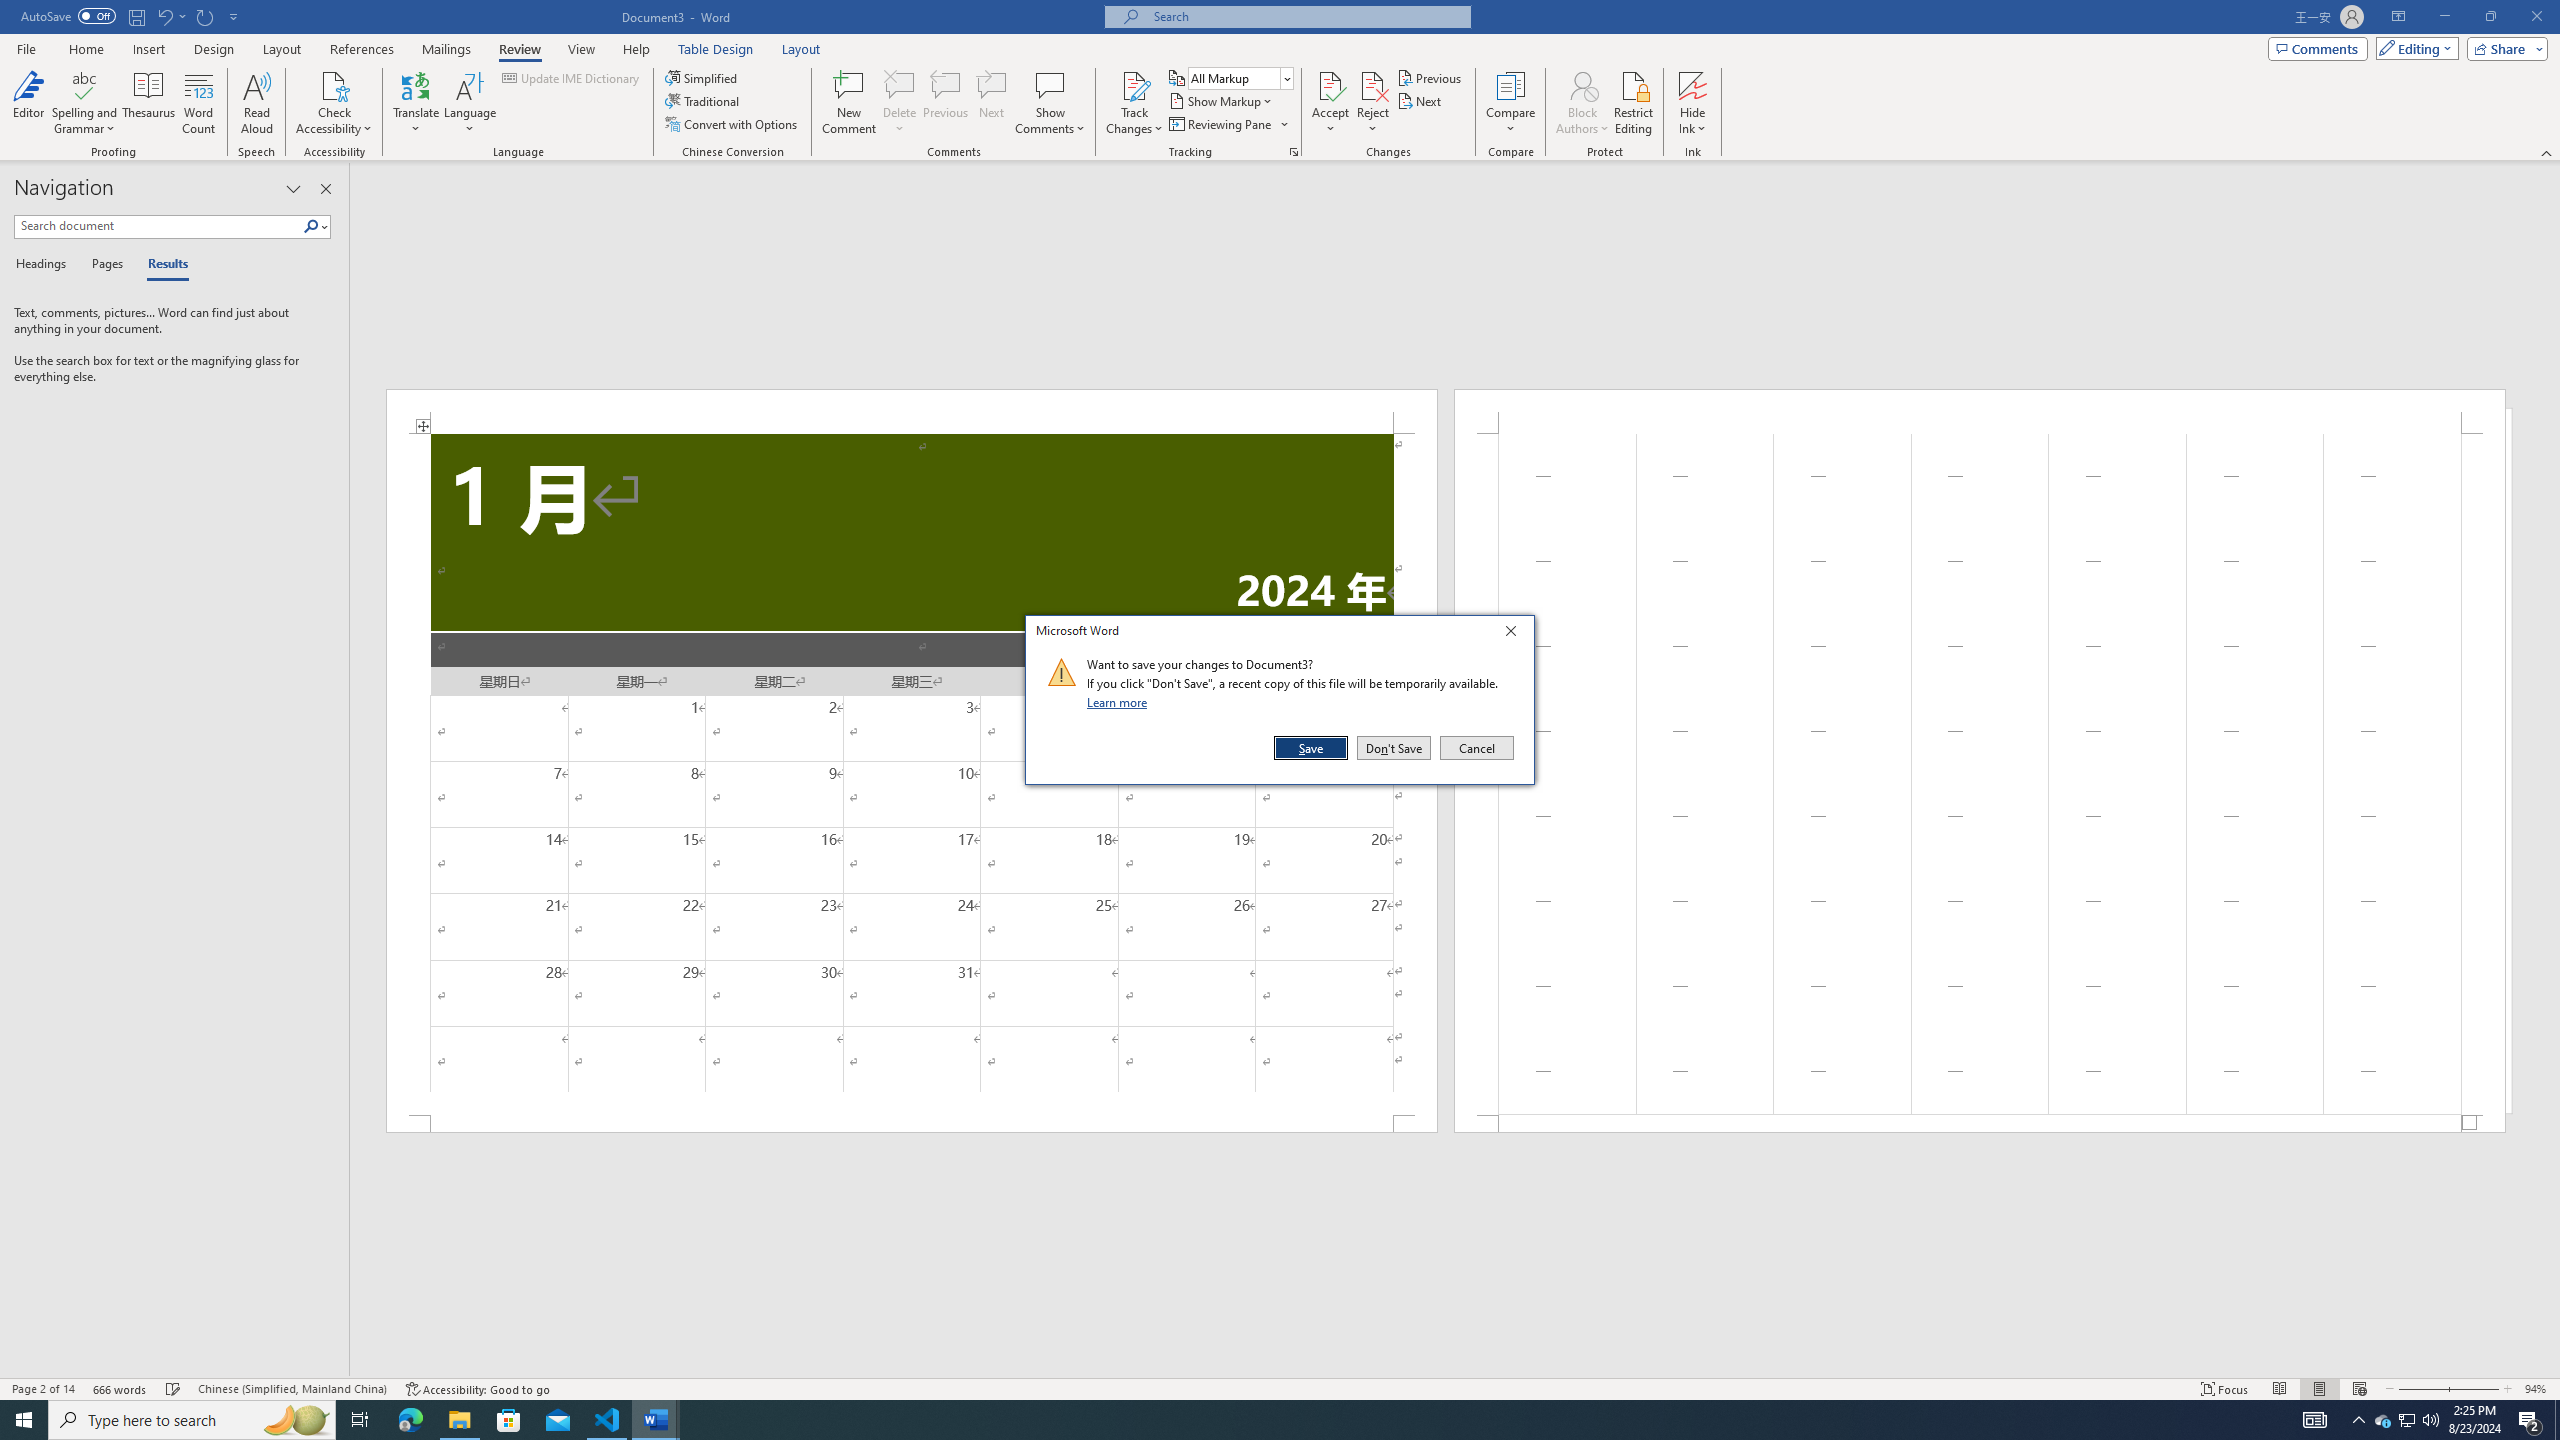 The width and height of the screenshot is (2560, 1440). I want to click on 'Compare', so click(1511, 103).